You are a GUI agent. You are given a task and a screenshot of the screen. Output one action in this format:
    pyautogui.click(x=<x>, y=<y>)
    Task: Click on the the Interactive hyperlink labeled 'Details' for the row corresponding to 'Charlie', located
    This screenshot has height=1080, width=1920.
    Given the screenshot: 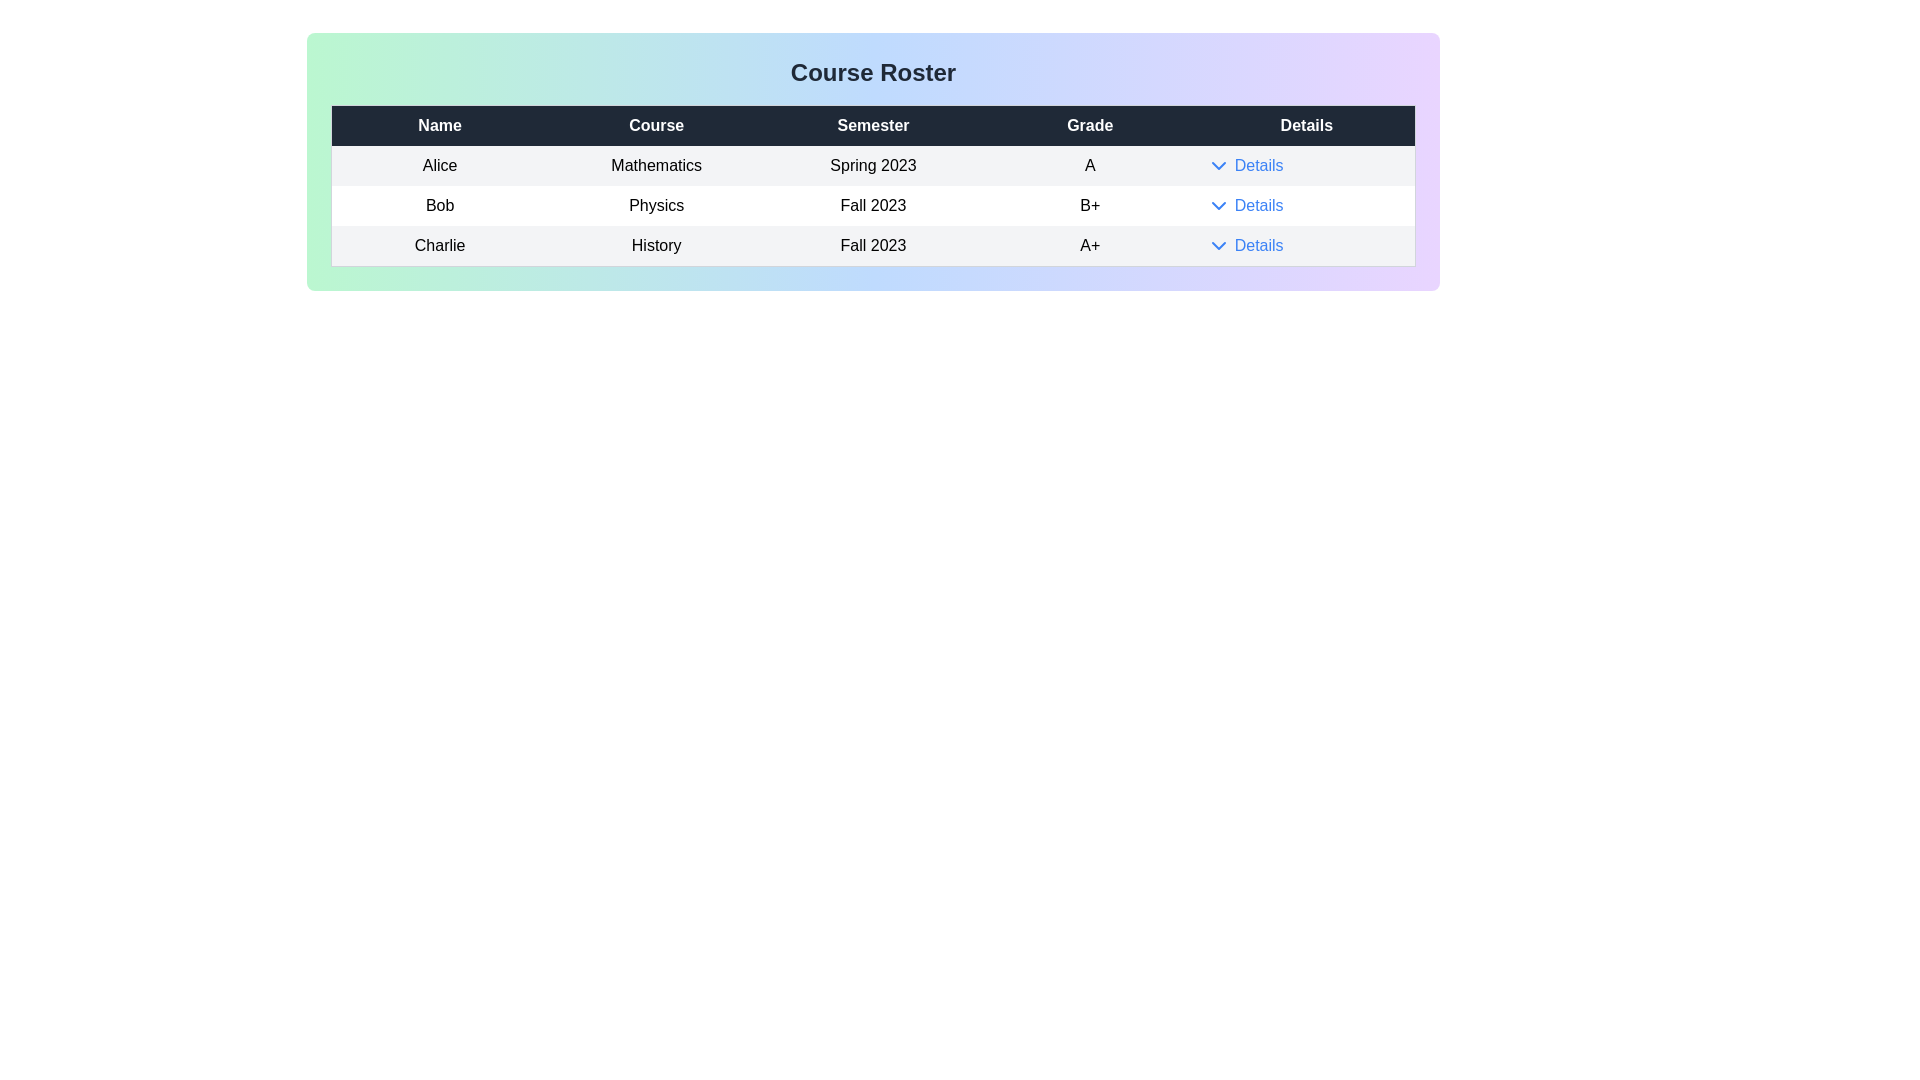 What is the action you would take?
    pyautogui.click(x=1244, y=245)
    